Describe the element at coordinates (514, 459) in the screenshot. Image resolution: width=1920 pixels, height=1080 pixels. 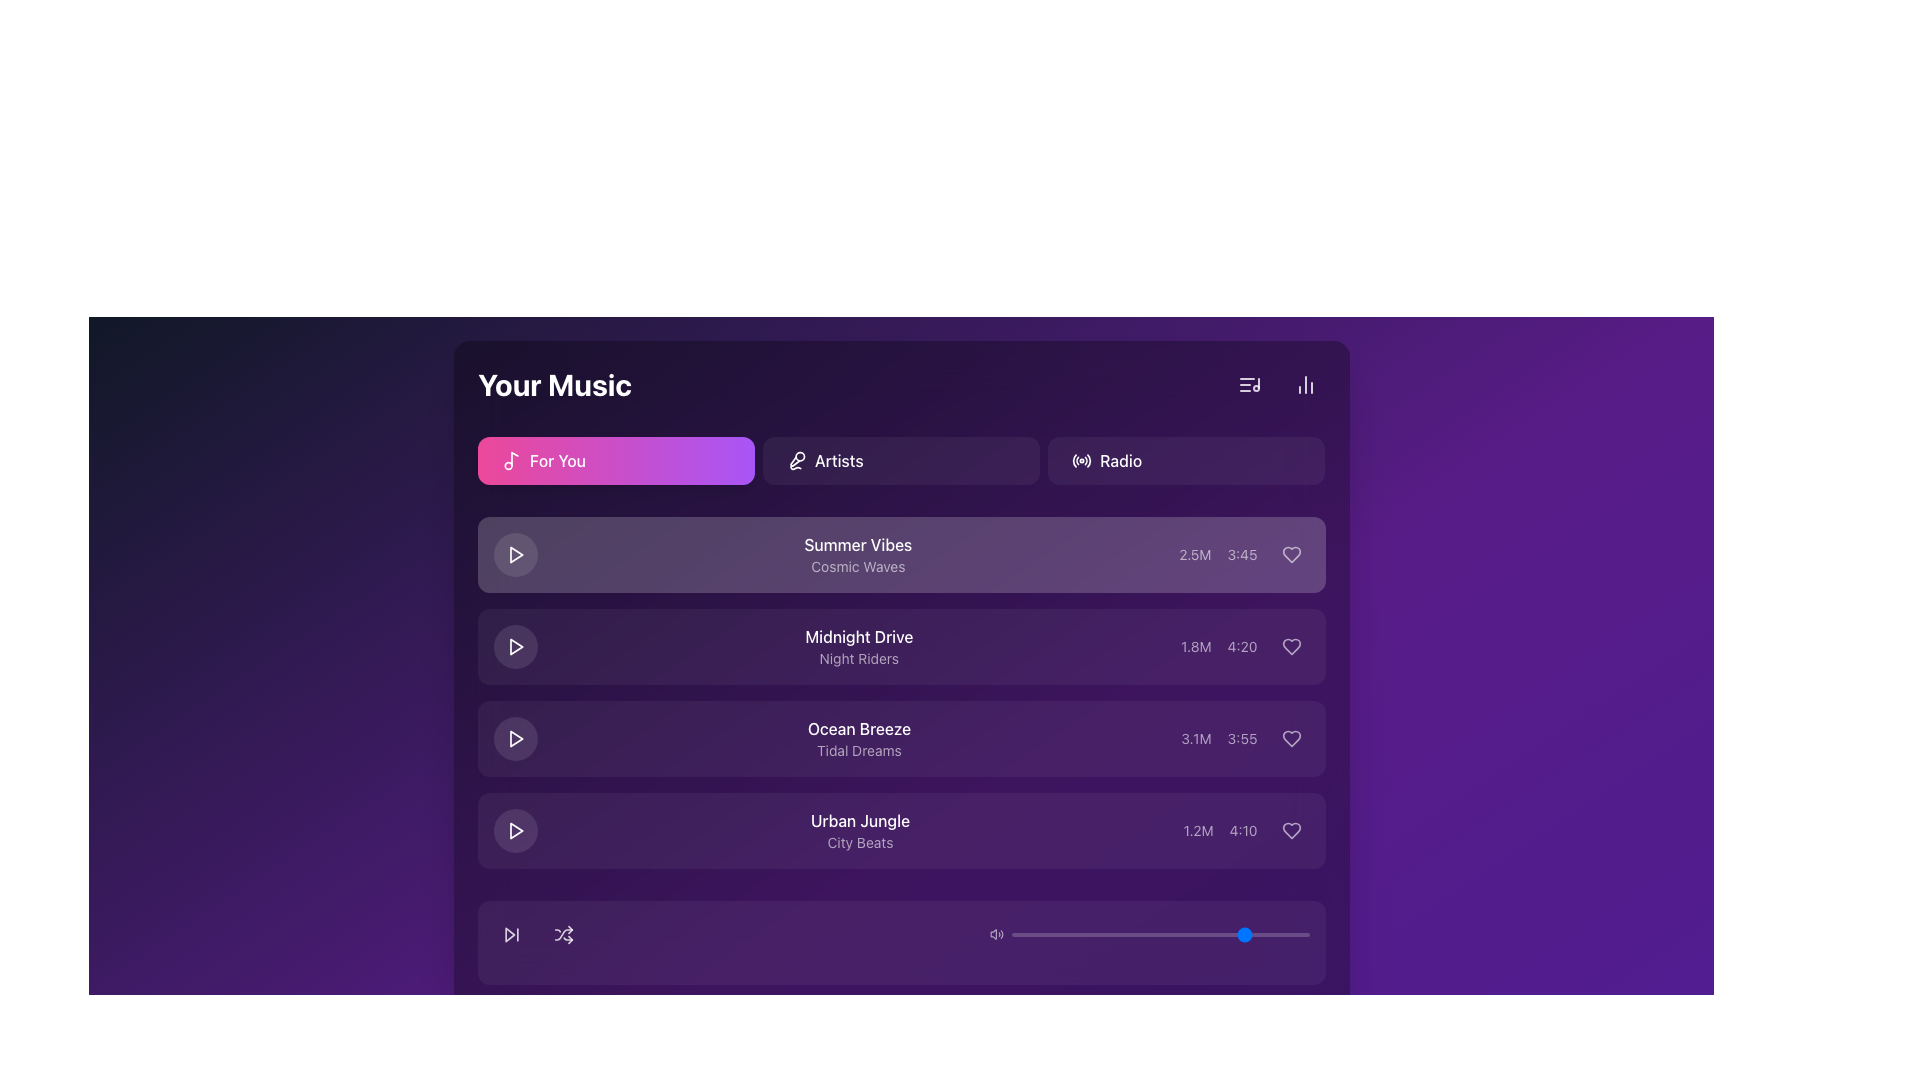
I see `the vertical stem of the musical note icon located within the 'For You' button` at that location.